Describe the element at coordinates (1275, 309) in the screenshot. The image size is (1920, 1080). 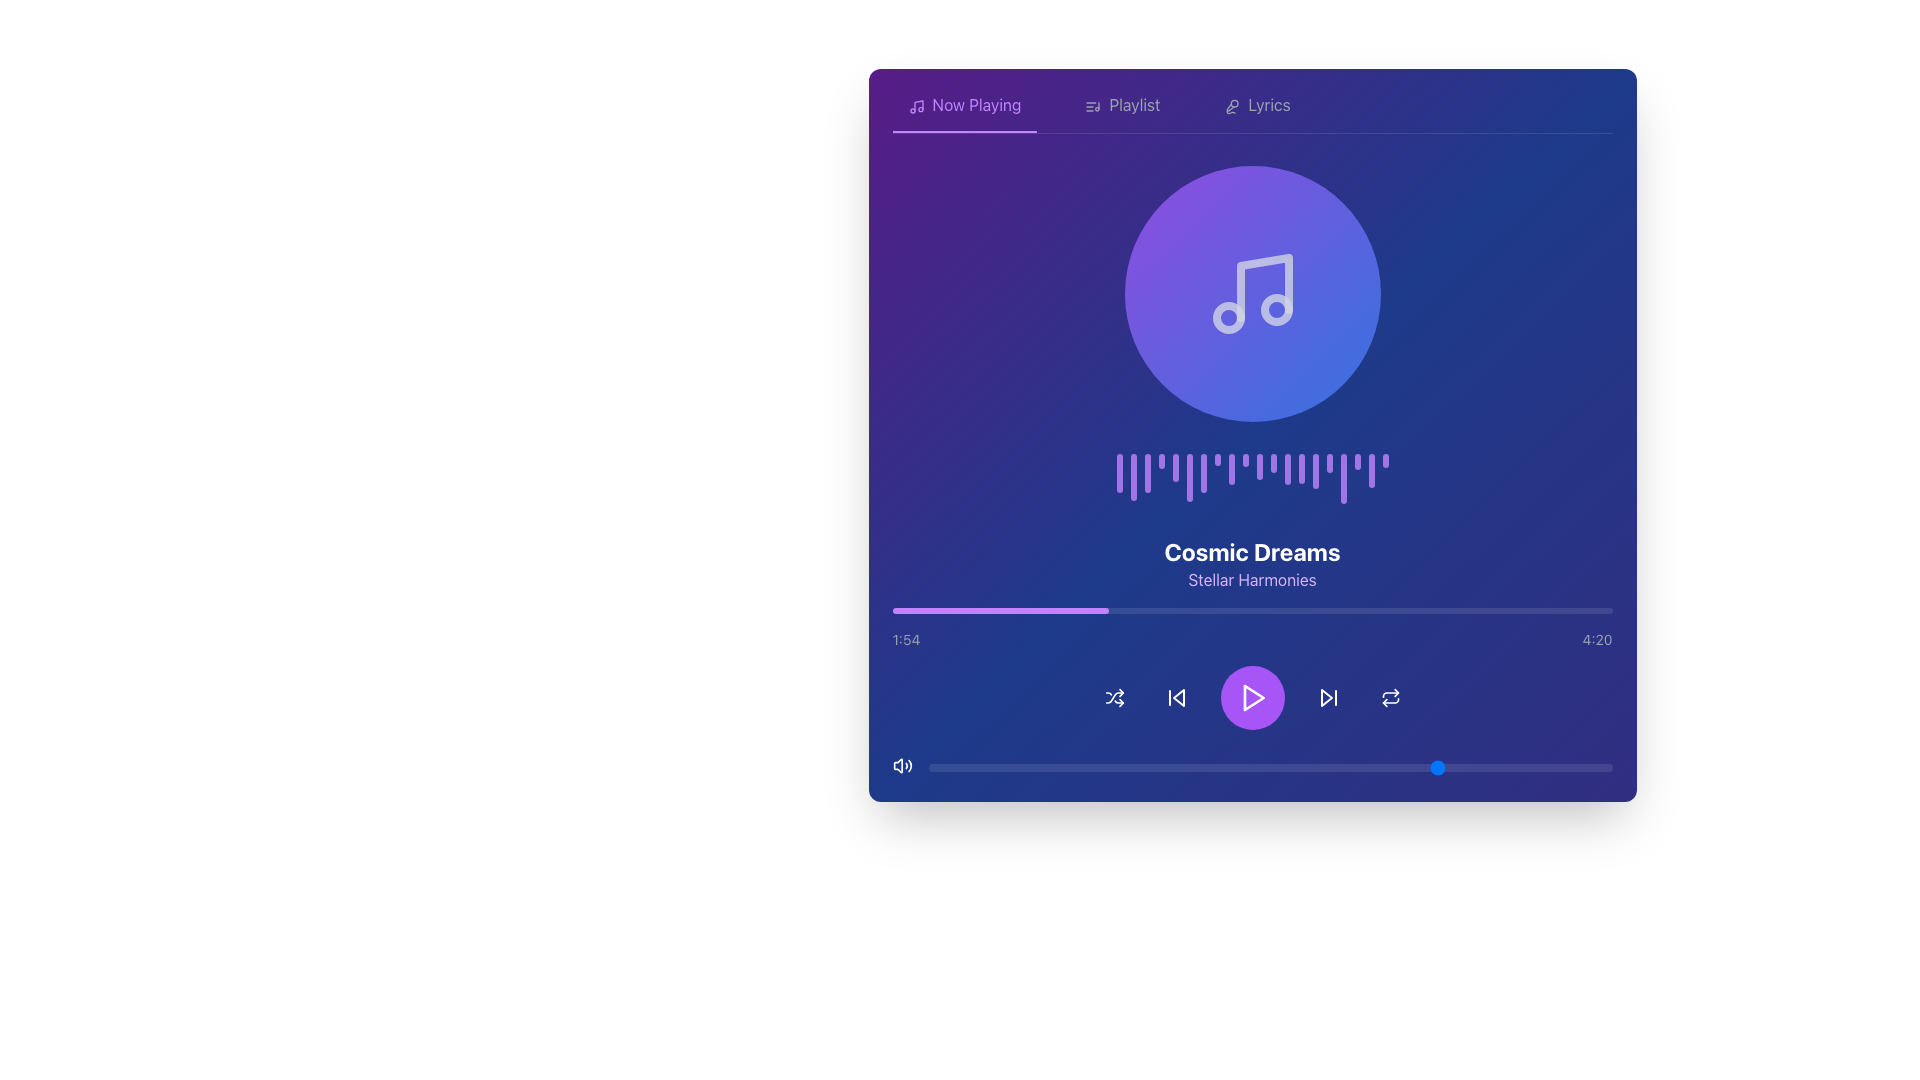
I see `the rightmost circular decorative element within the musical note icon, which is prominently displayed in the upper center region of the application` at that location.